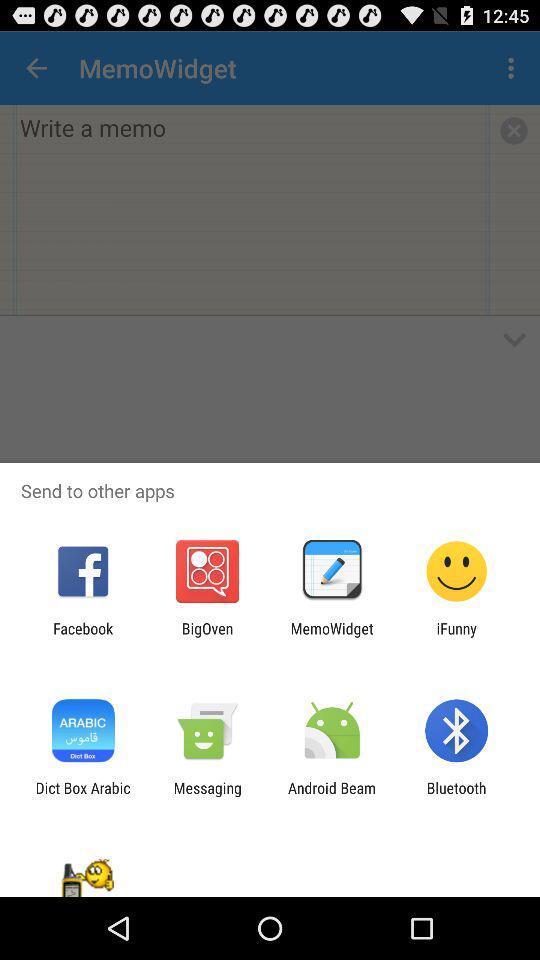 Image resolution: width=540 pixels, height=960 pixels. What do you see at coordinates (332, 636) in the screenshot?
I see `icon to the right of bigoven icon` at bounding box center [332, 636].